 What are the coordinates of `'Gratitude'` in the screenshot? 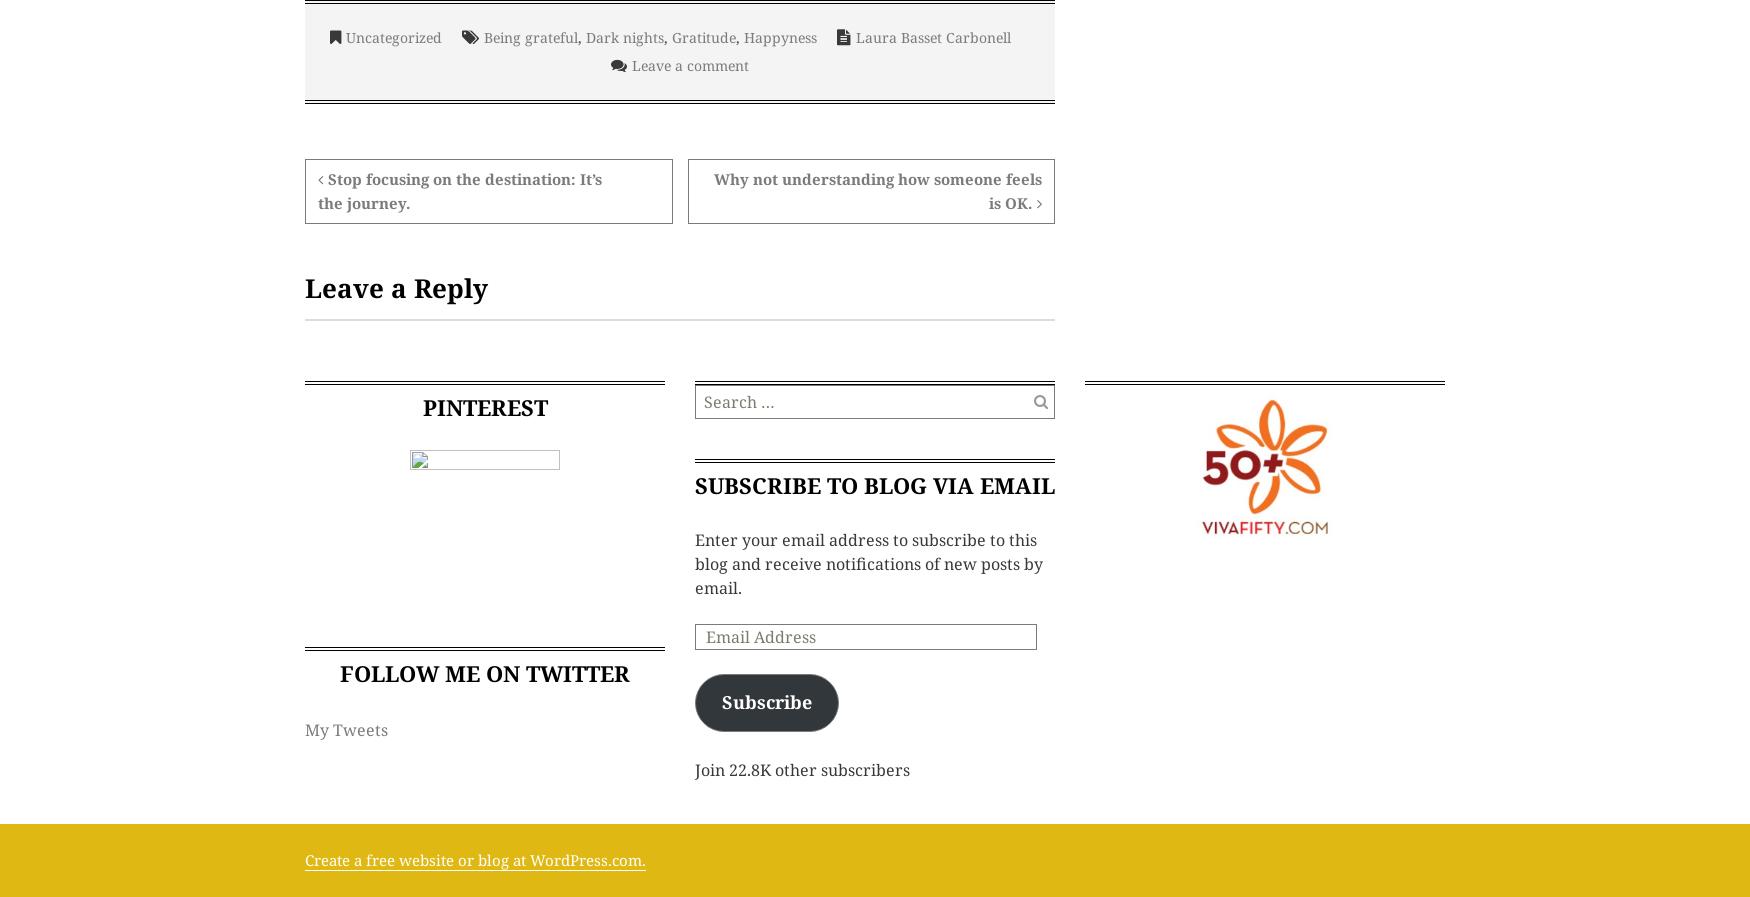 It's located at (702, 36).